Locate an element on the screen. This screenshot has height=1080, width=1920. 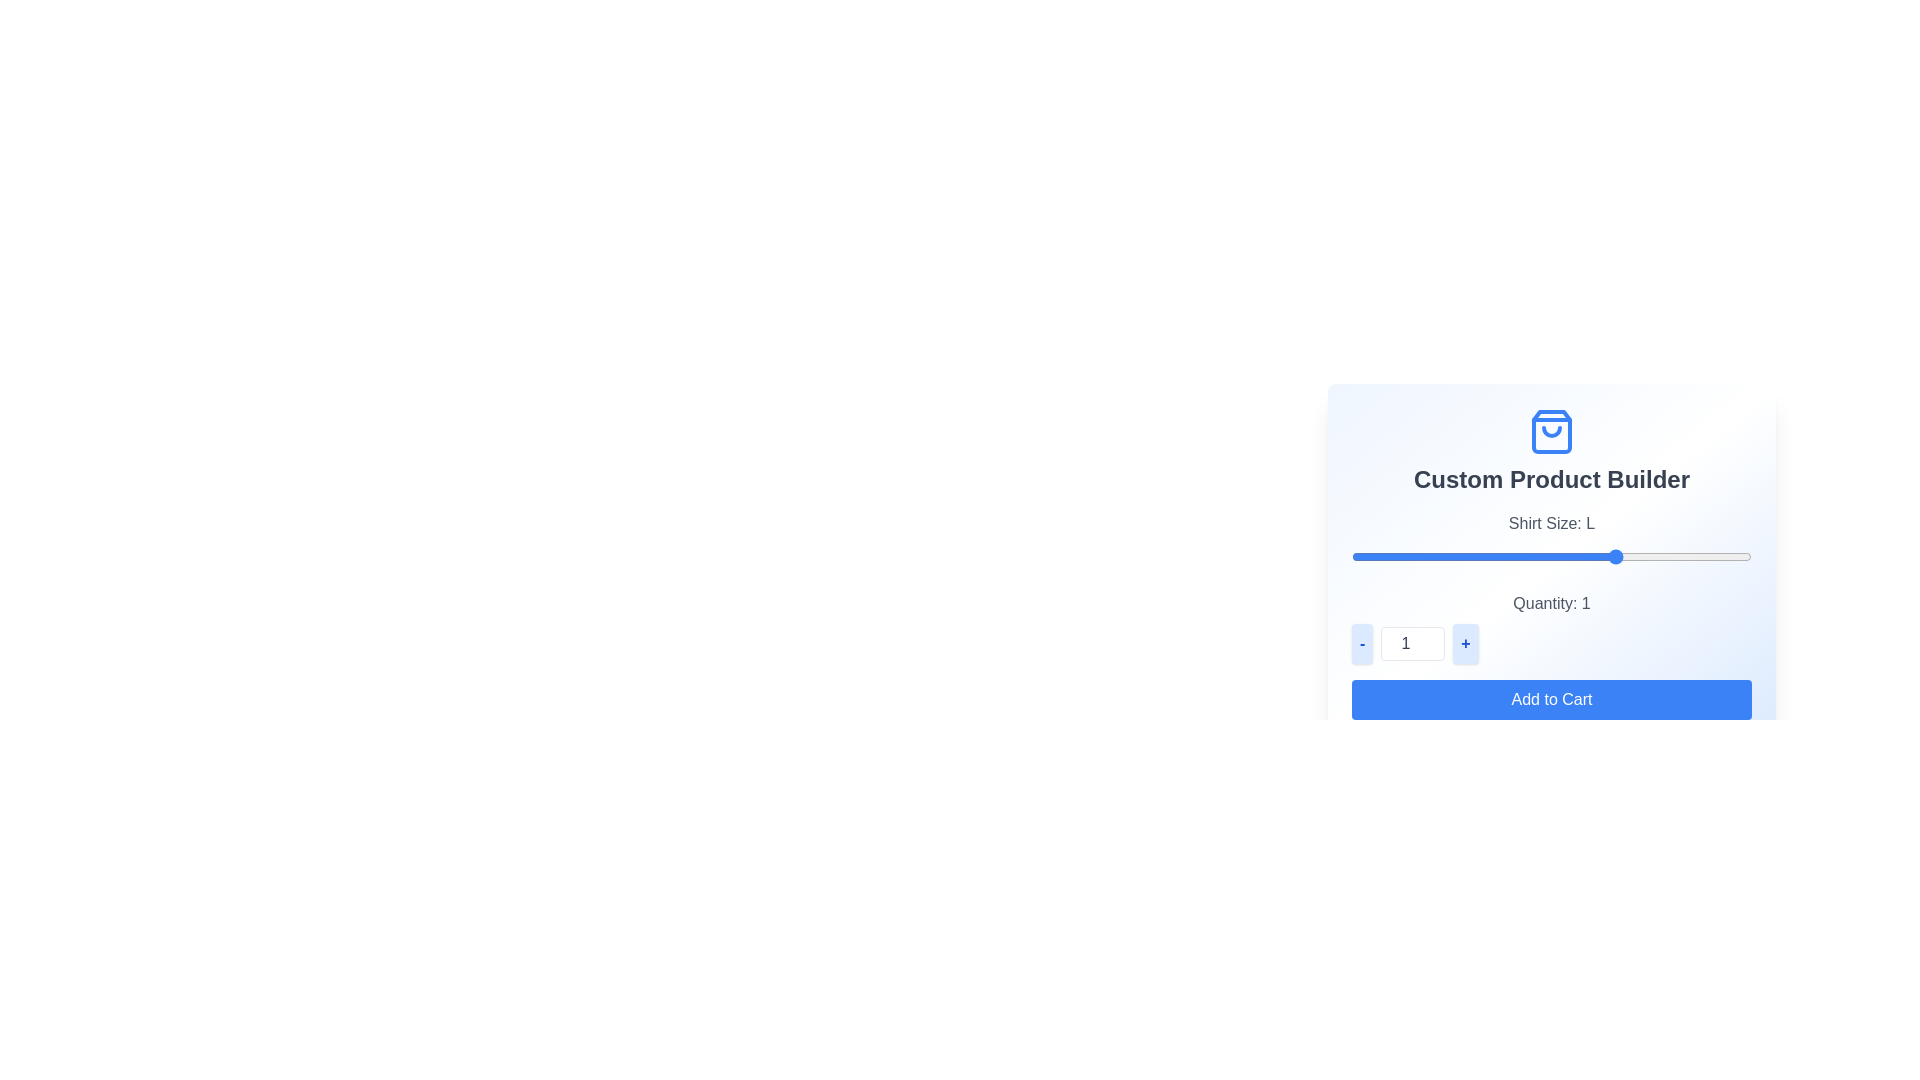
the slider is located at coordinates (1618, 556).